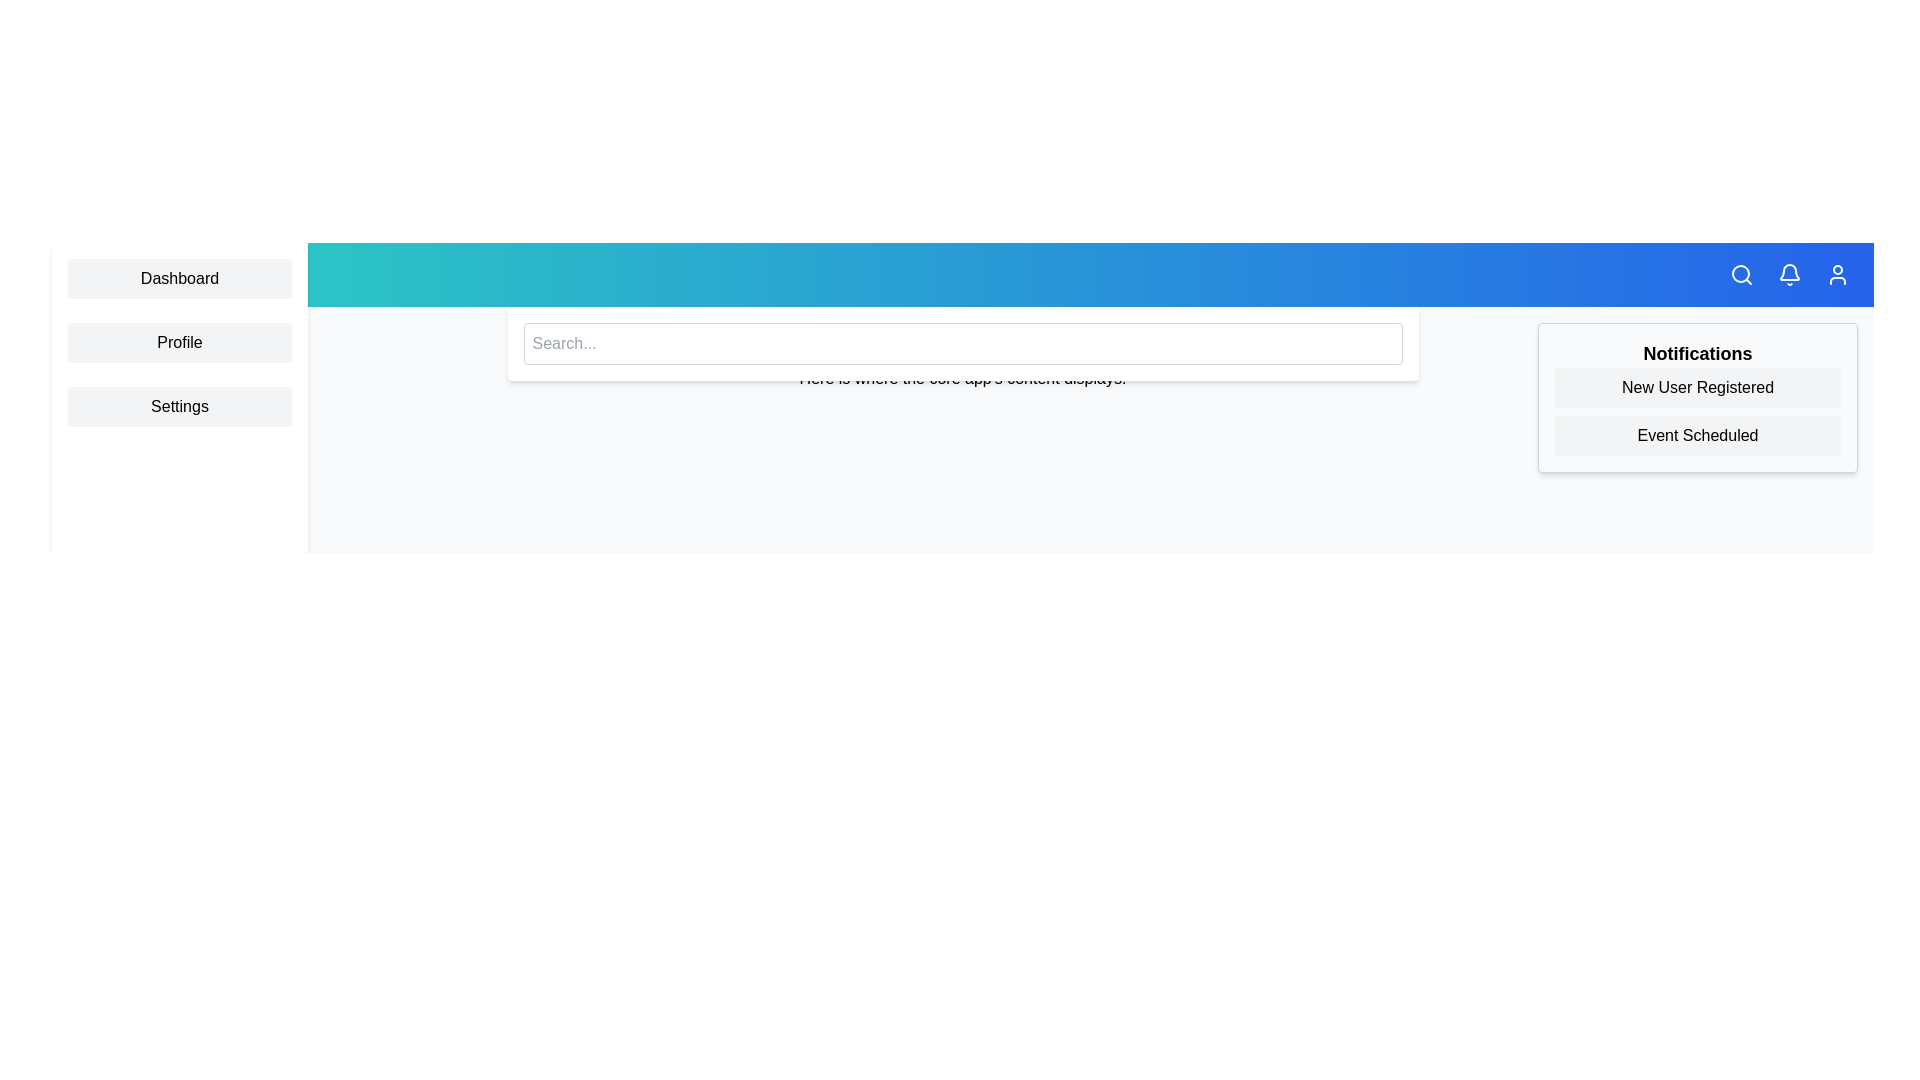 The width and height of the screenshot is (1920, 1080). I want to click on the static text that reads 'Here is where the core app's content displays.' located under the bolded 'Content Area' heading, so click(963, 378).